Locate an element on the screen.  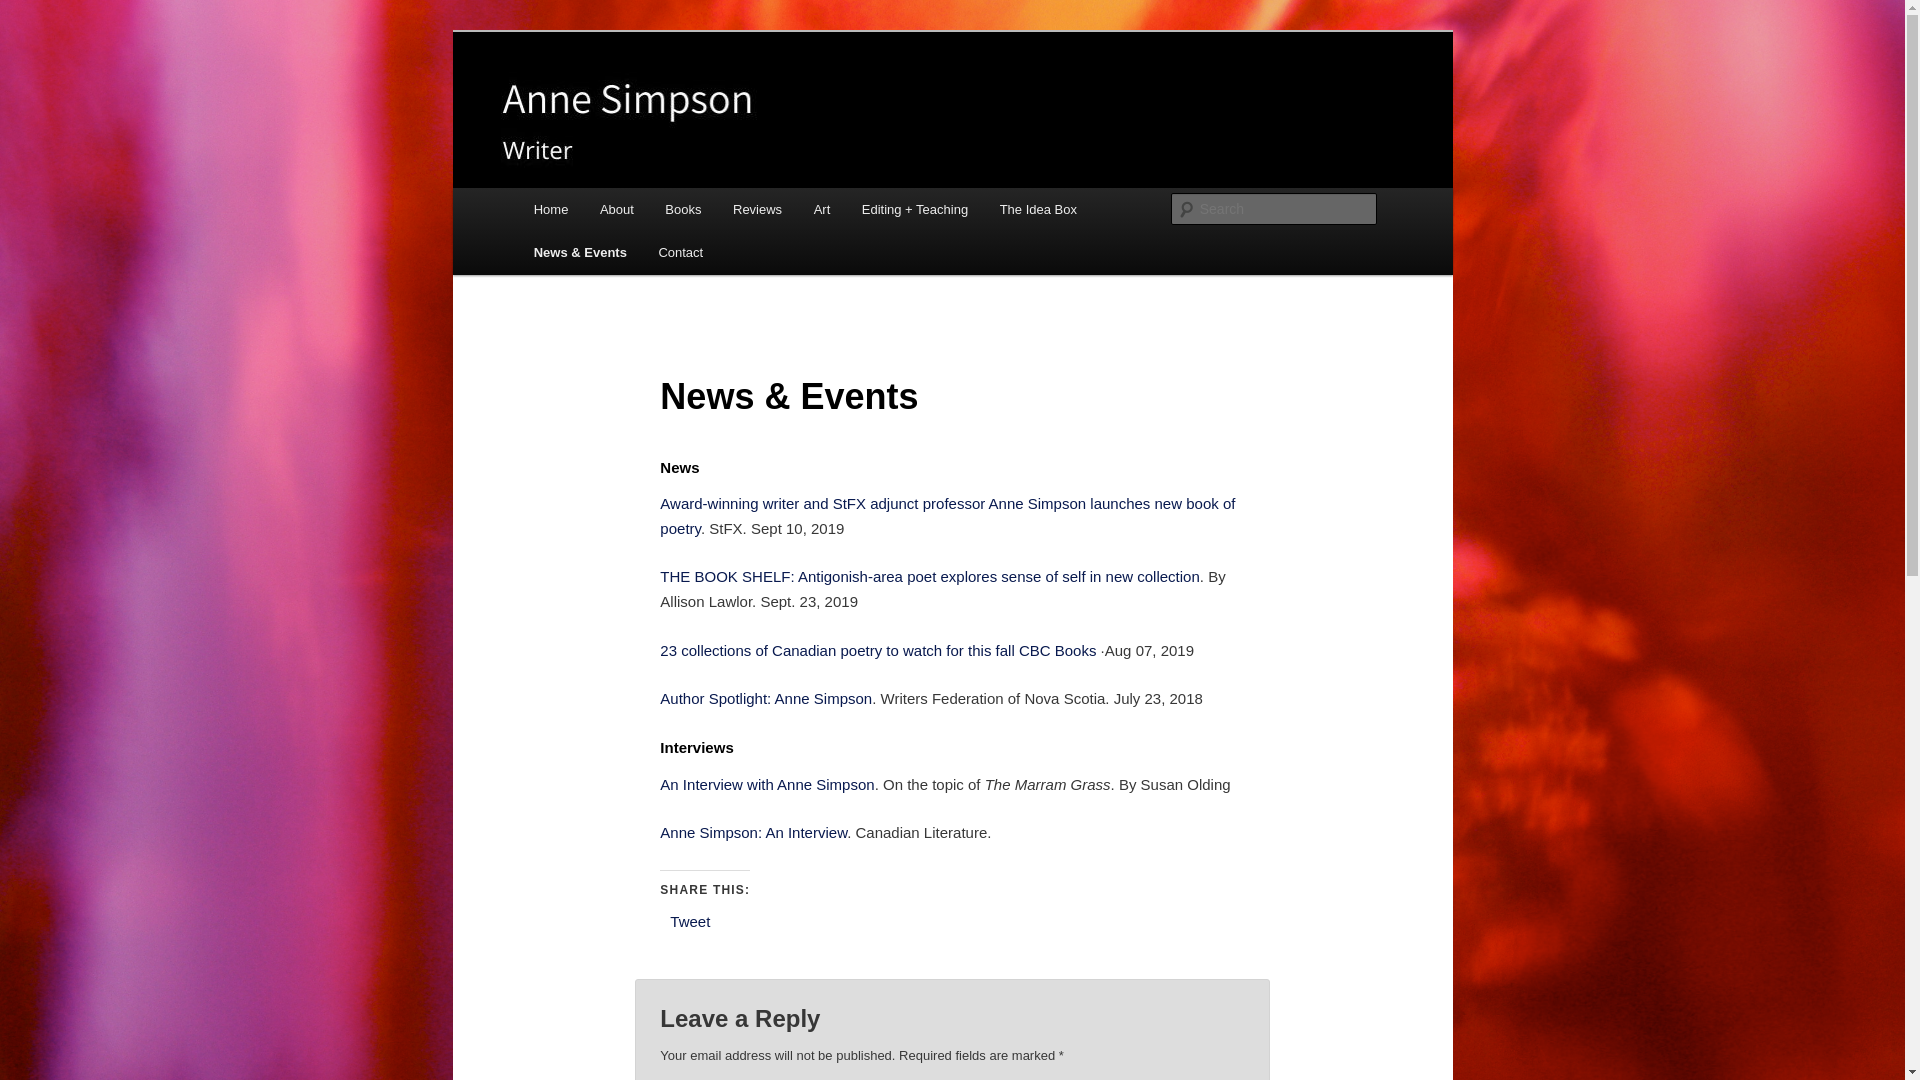
'Home' is located at coordinates (551, 209).